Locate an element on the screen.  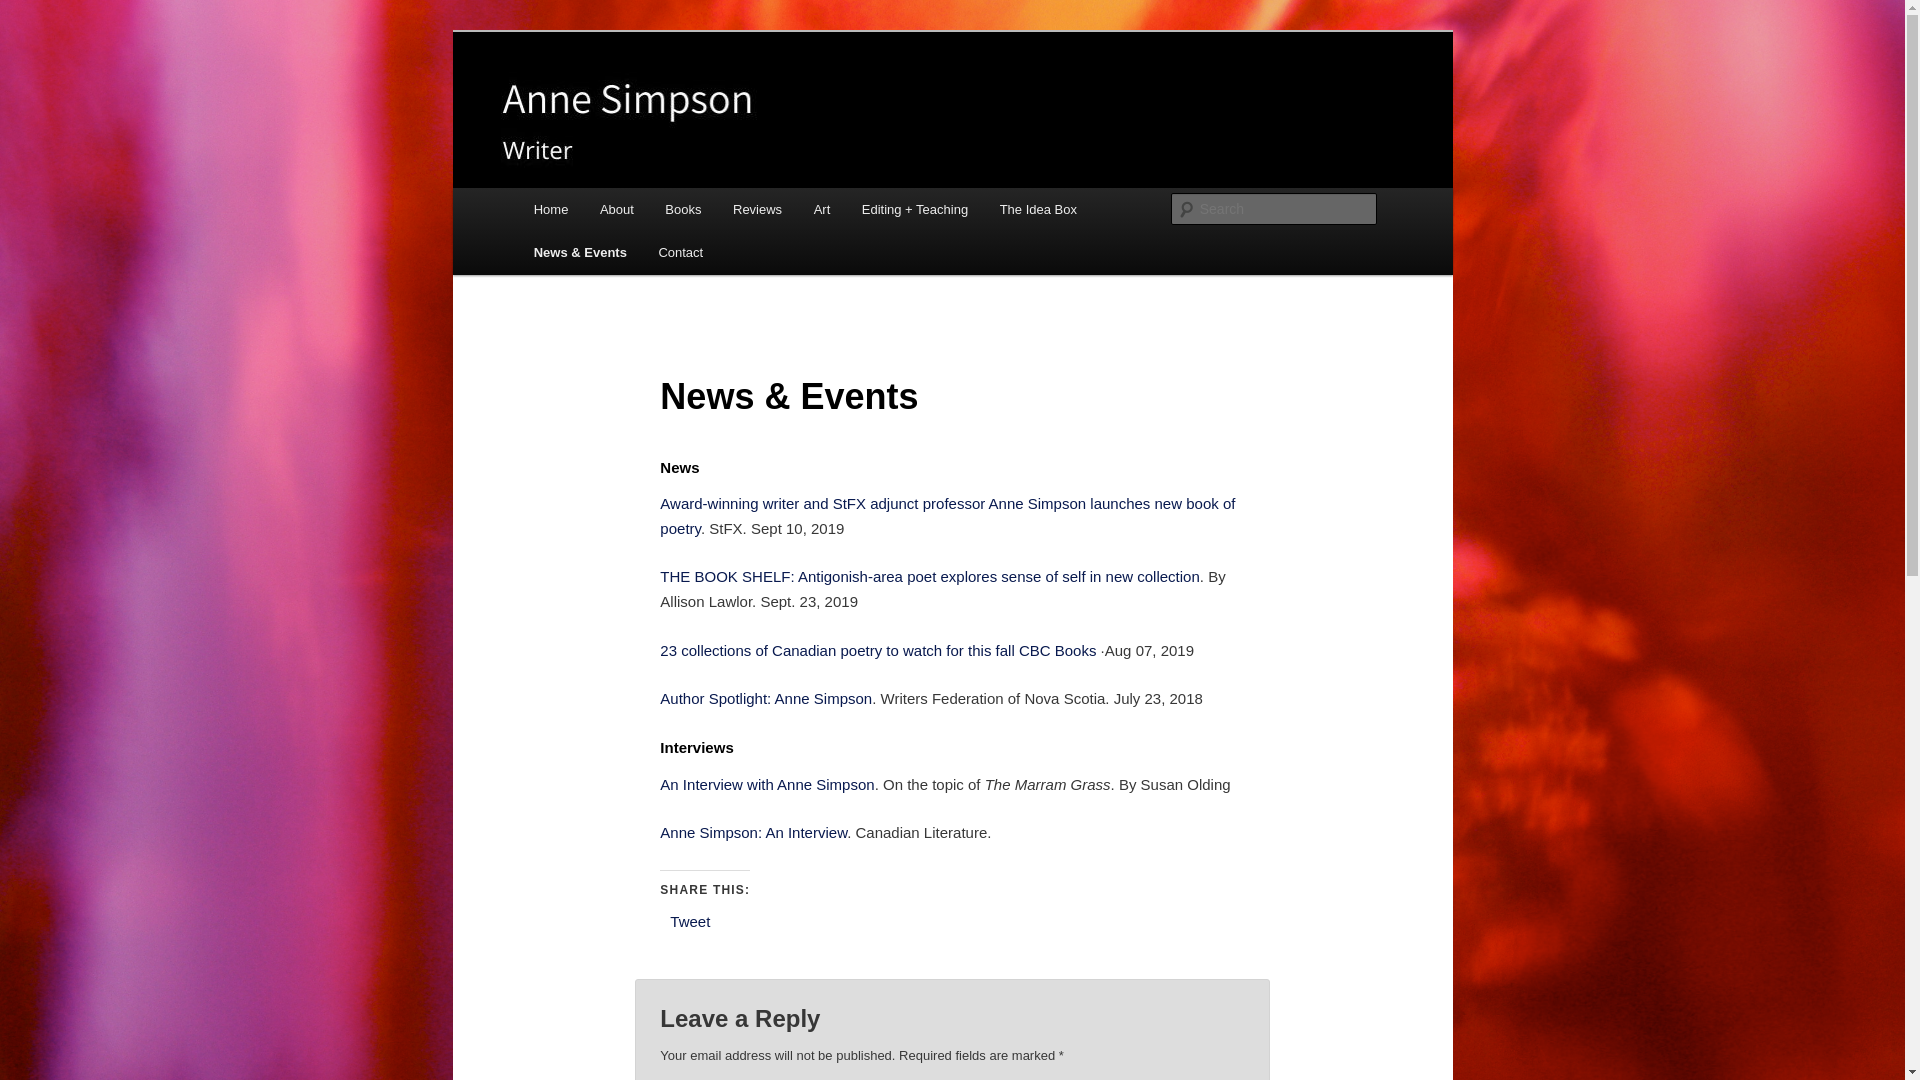
'Home' is located at coordinates (551, 209).